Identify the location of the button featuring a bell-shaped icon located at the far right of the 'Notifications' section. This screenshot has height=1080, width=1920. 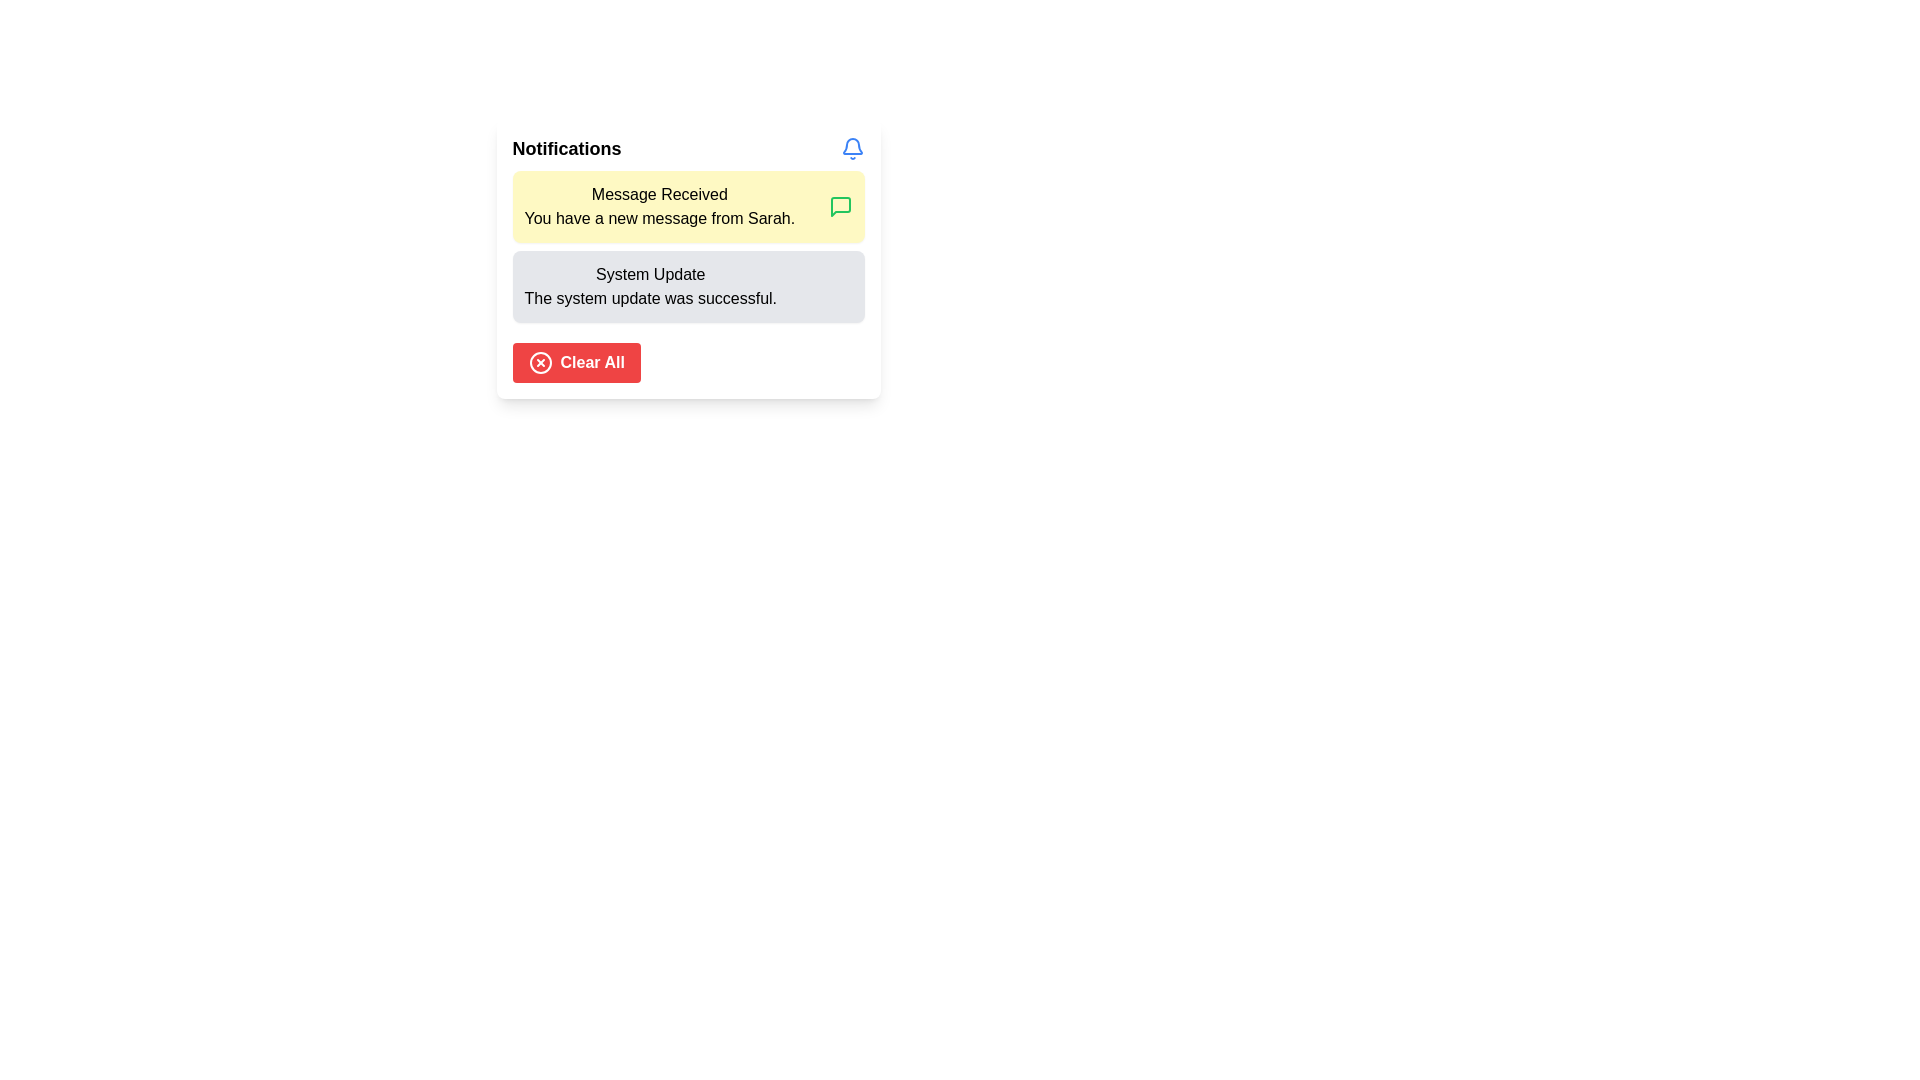
(852, 148).